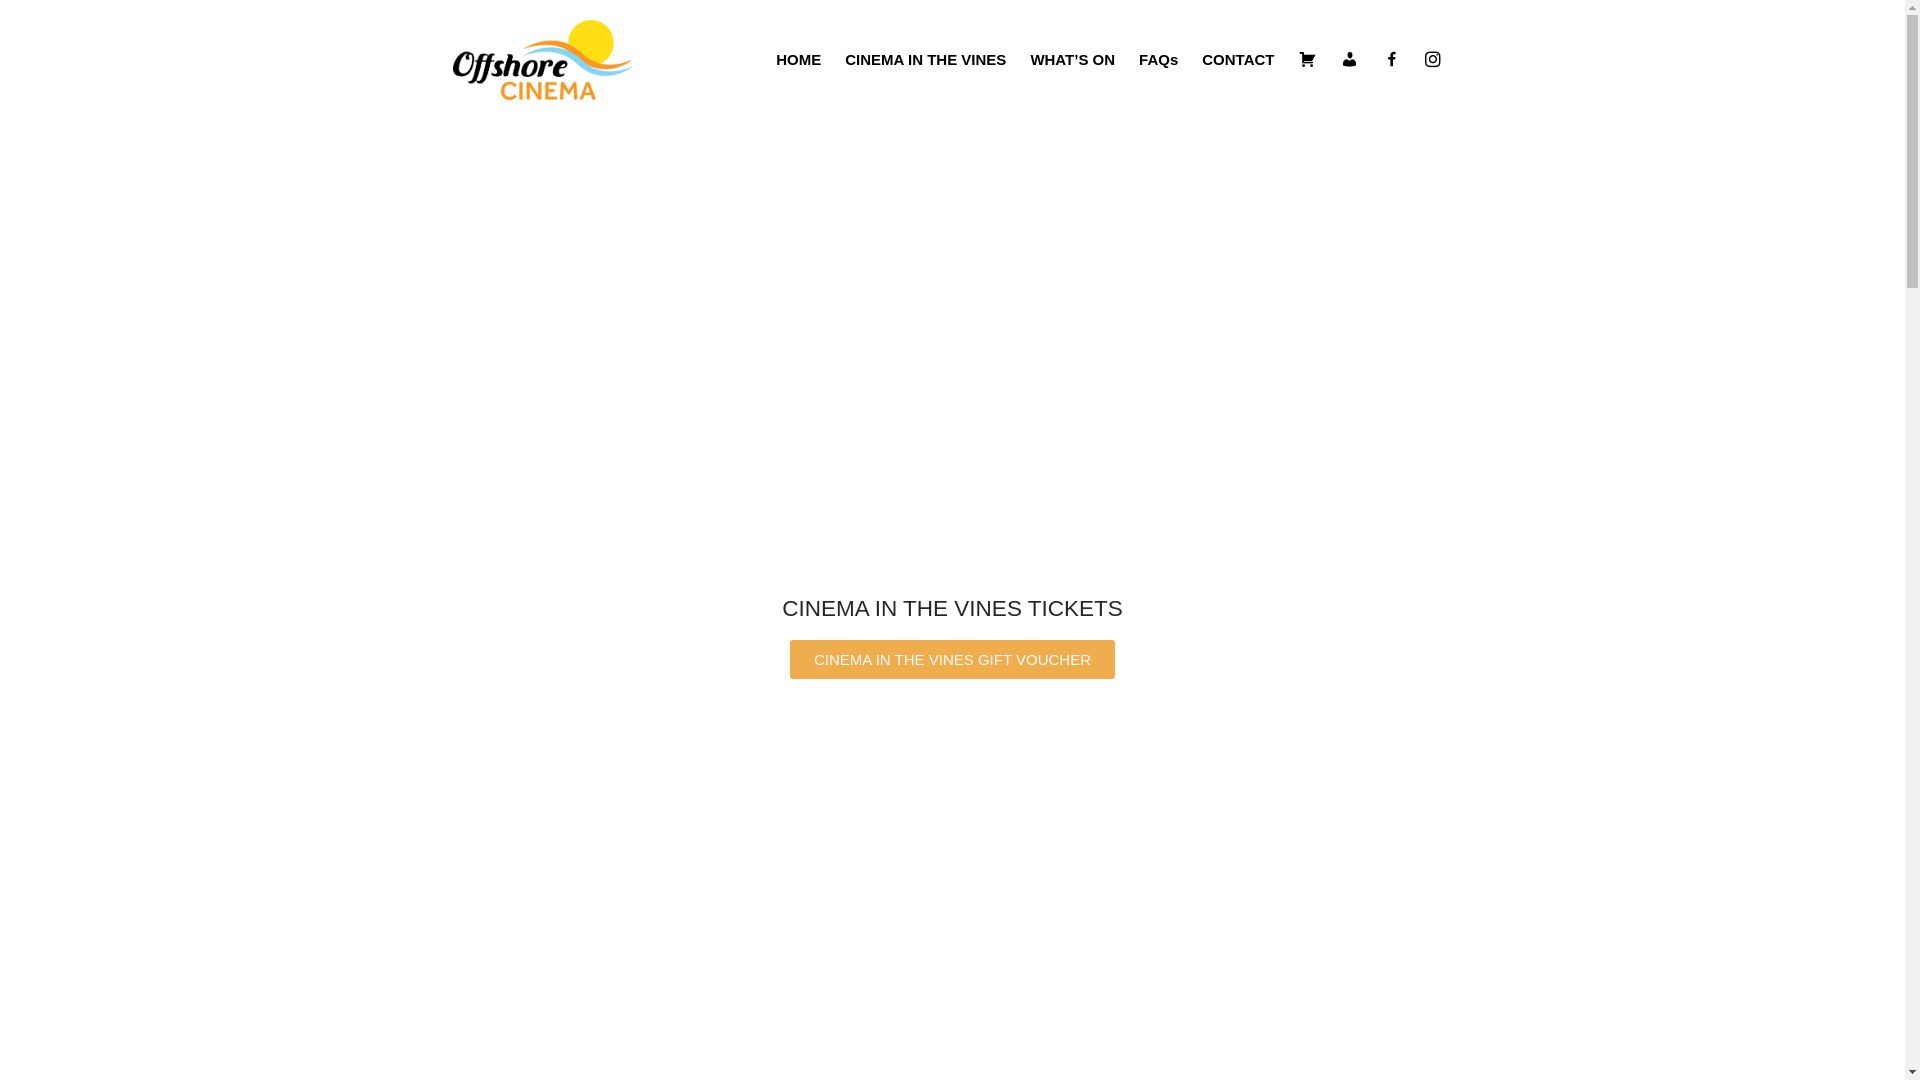 The height and width of the screenshot is (1080, 1920). I want to click on 'CINEMA IN THE VINES GIFT VOUCHER', so click(951, 659).